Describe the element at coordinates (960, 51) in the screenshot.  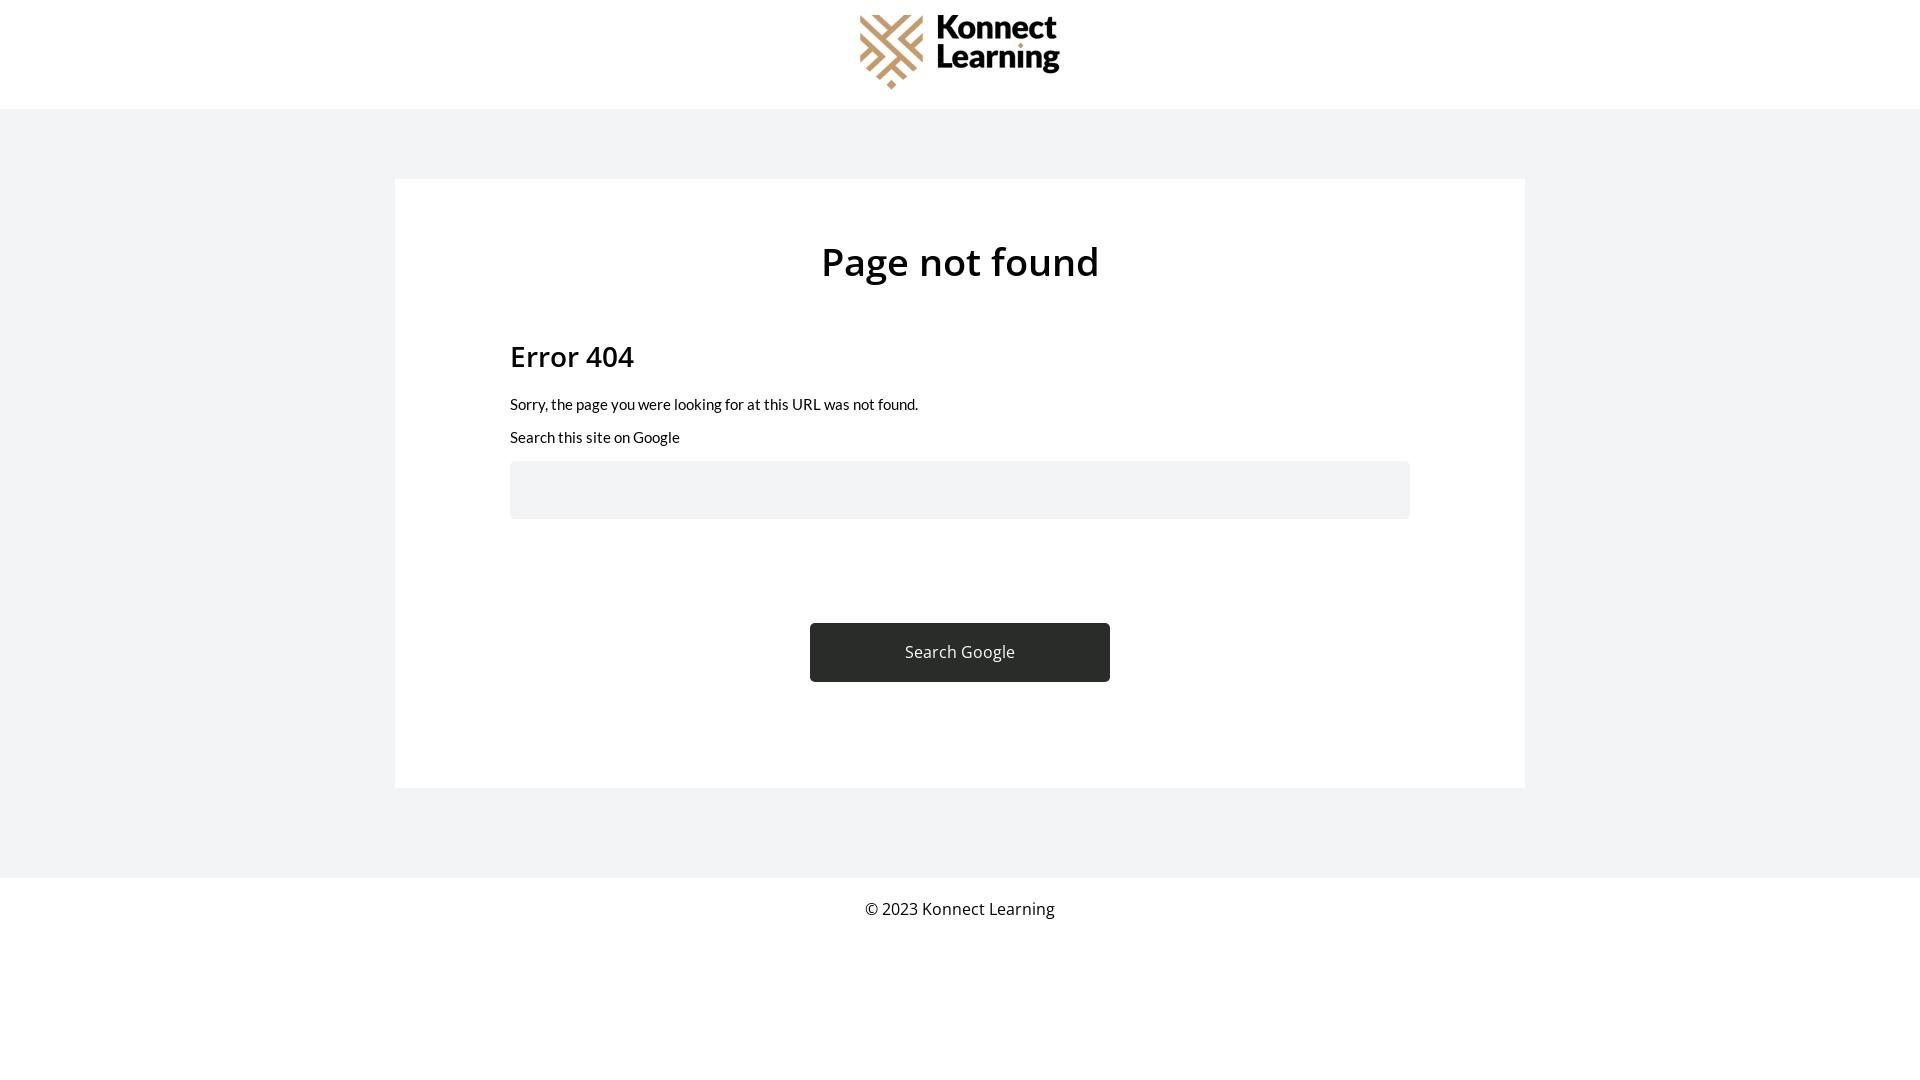
I see `'Konnect_Learning_Logo_Master_RGB'` at that location.